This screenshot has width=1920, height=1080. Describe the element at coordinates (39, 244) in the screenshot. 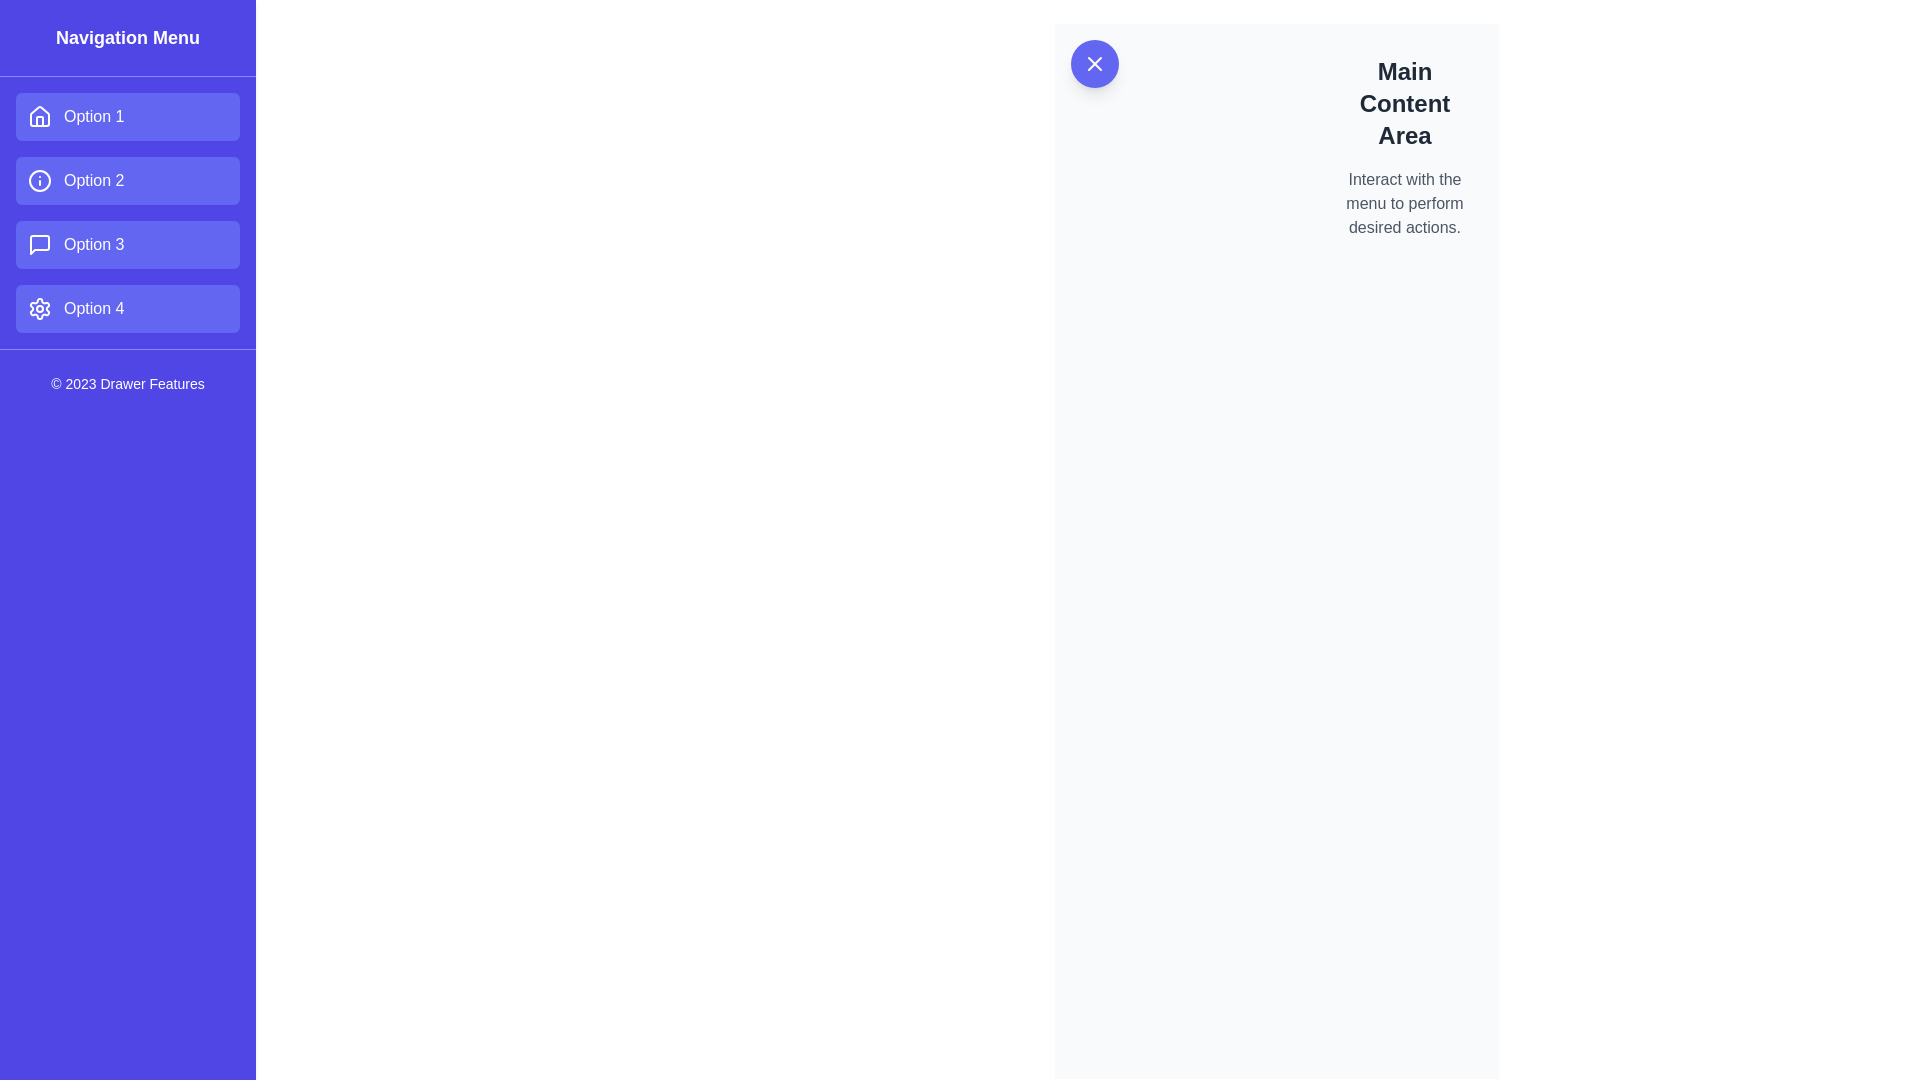

I see `the icon representing 'Option 3' in the sidebar menu, which visually indicates the purpose of this menu option` at that location.